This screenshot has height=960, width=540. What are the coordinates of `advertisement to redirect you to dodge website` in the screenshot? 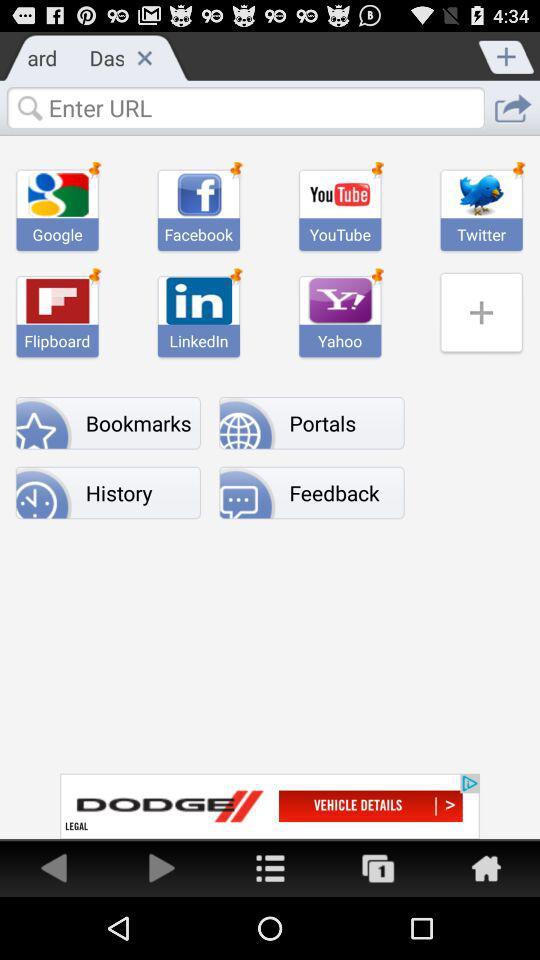 It's located at (270, 806).